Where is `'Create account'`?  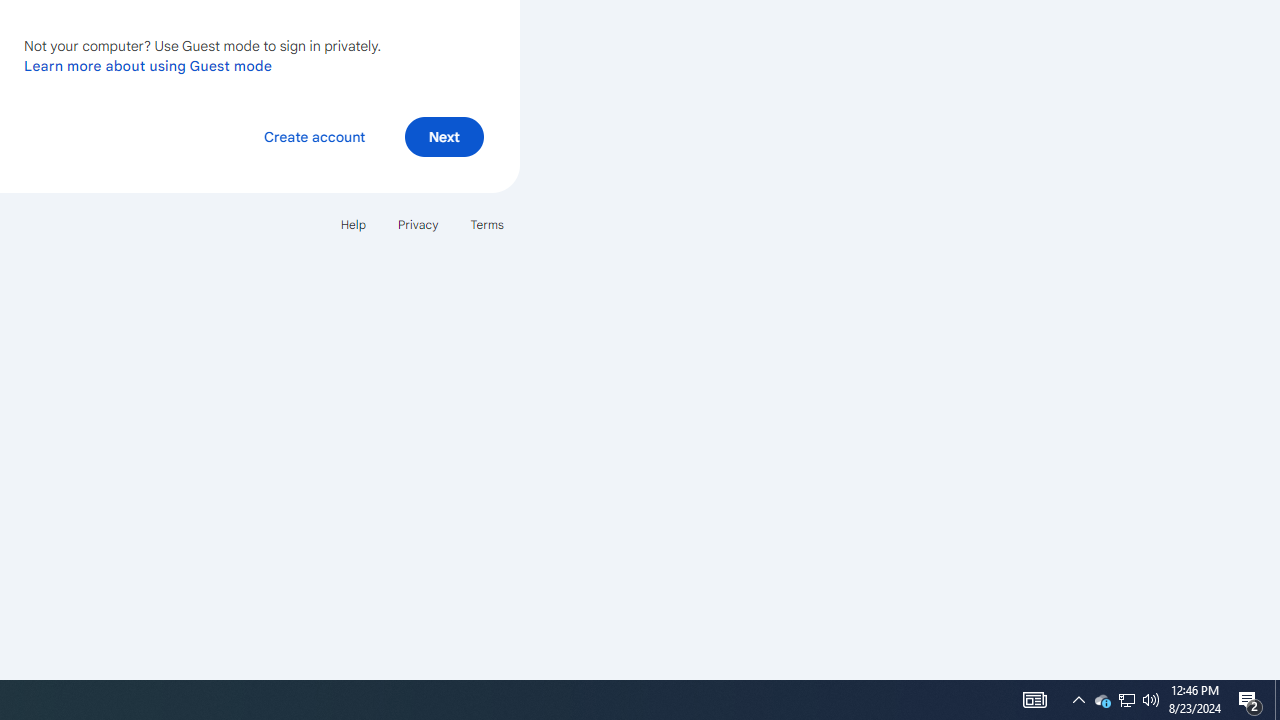 'Create account' is located at coordinates (313, 135).